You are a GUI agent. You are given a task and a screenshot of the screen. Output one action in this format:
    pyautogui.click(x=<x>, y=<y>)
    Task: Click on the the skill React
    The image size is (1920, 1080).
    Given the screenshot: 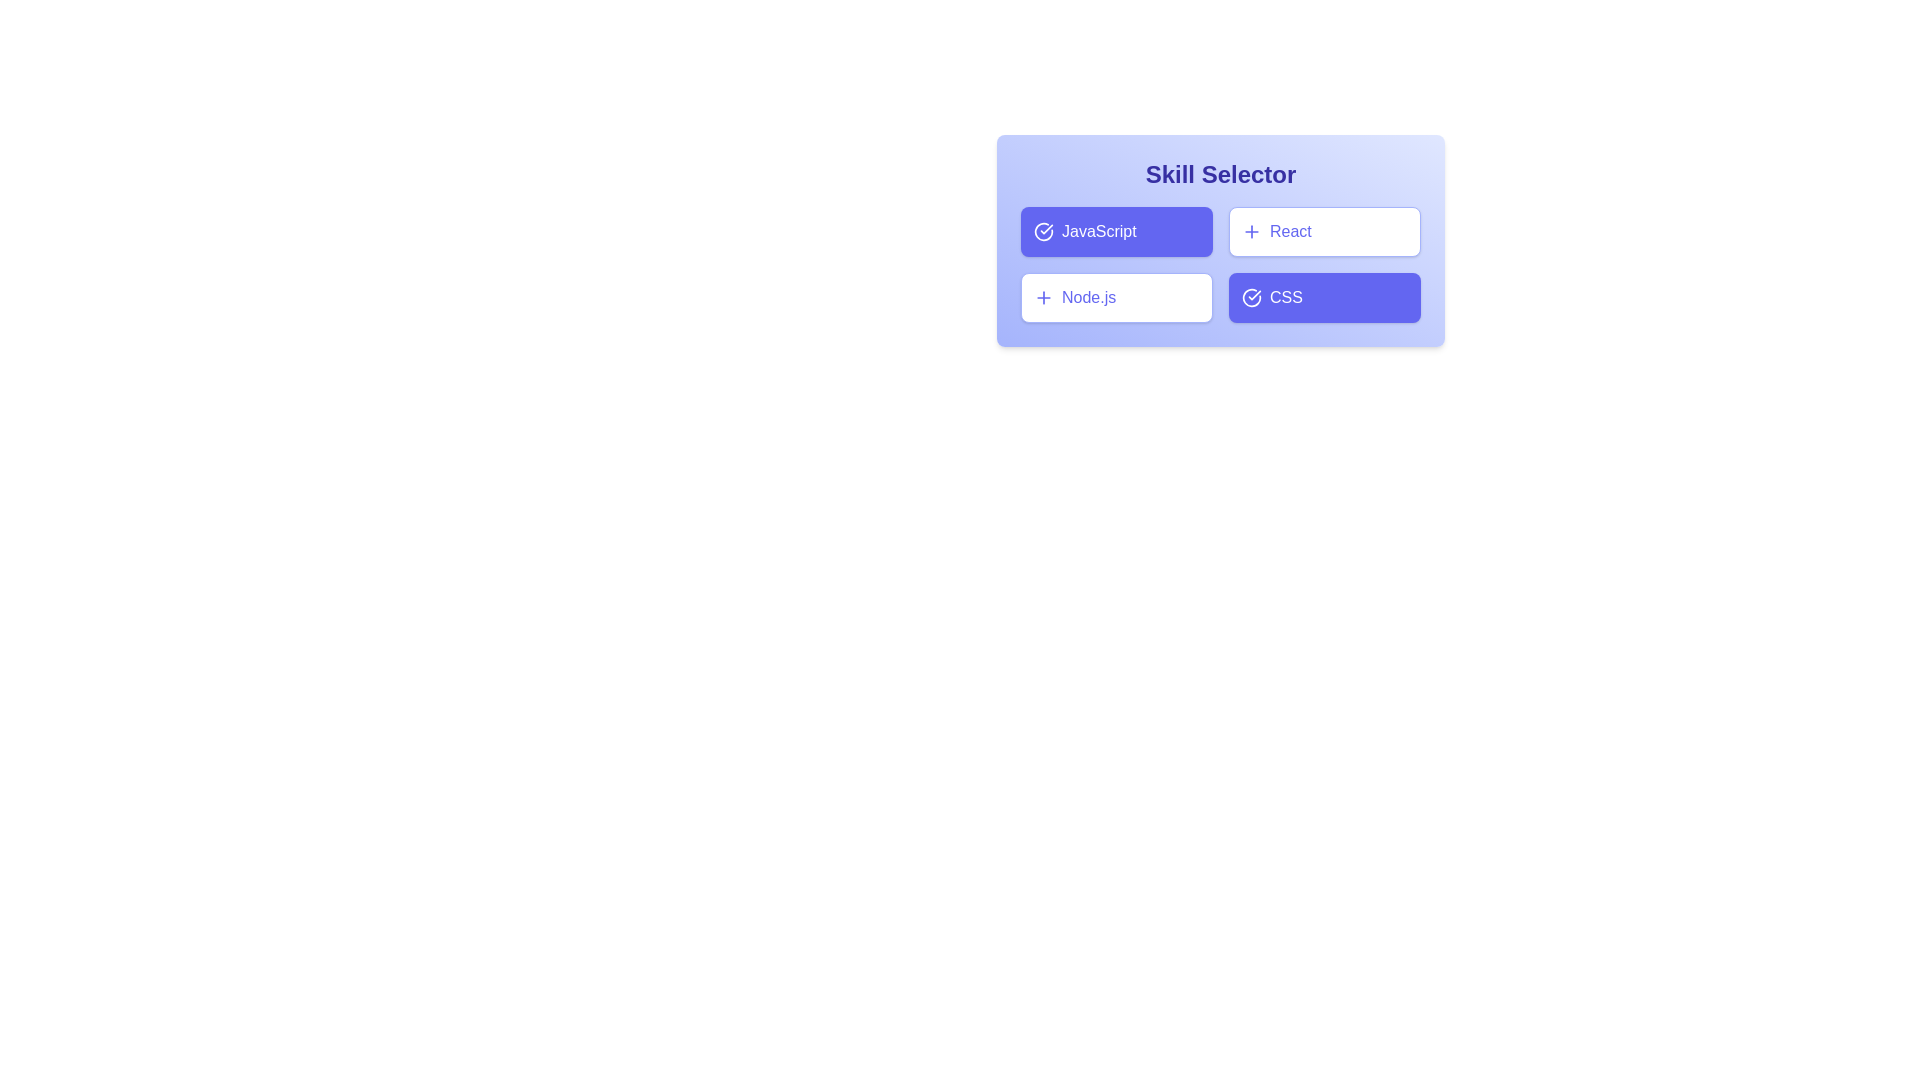 What is the action you would take?
    pyautogui.click(x=1324, y=230)
    